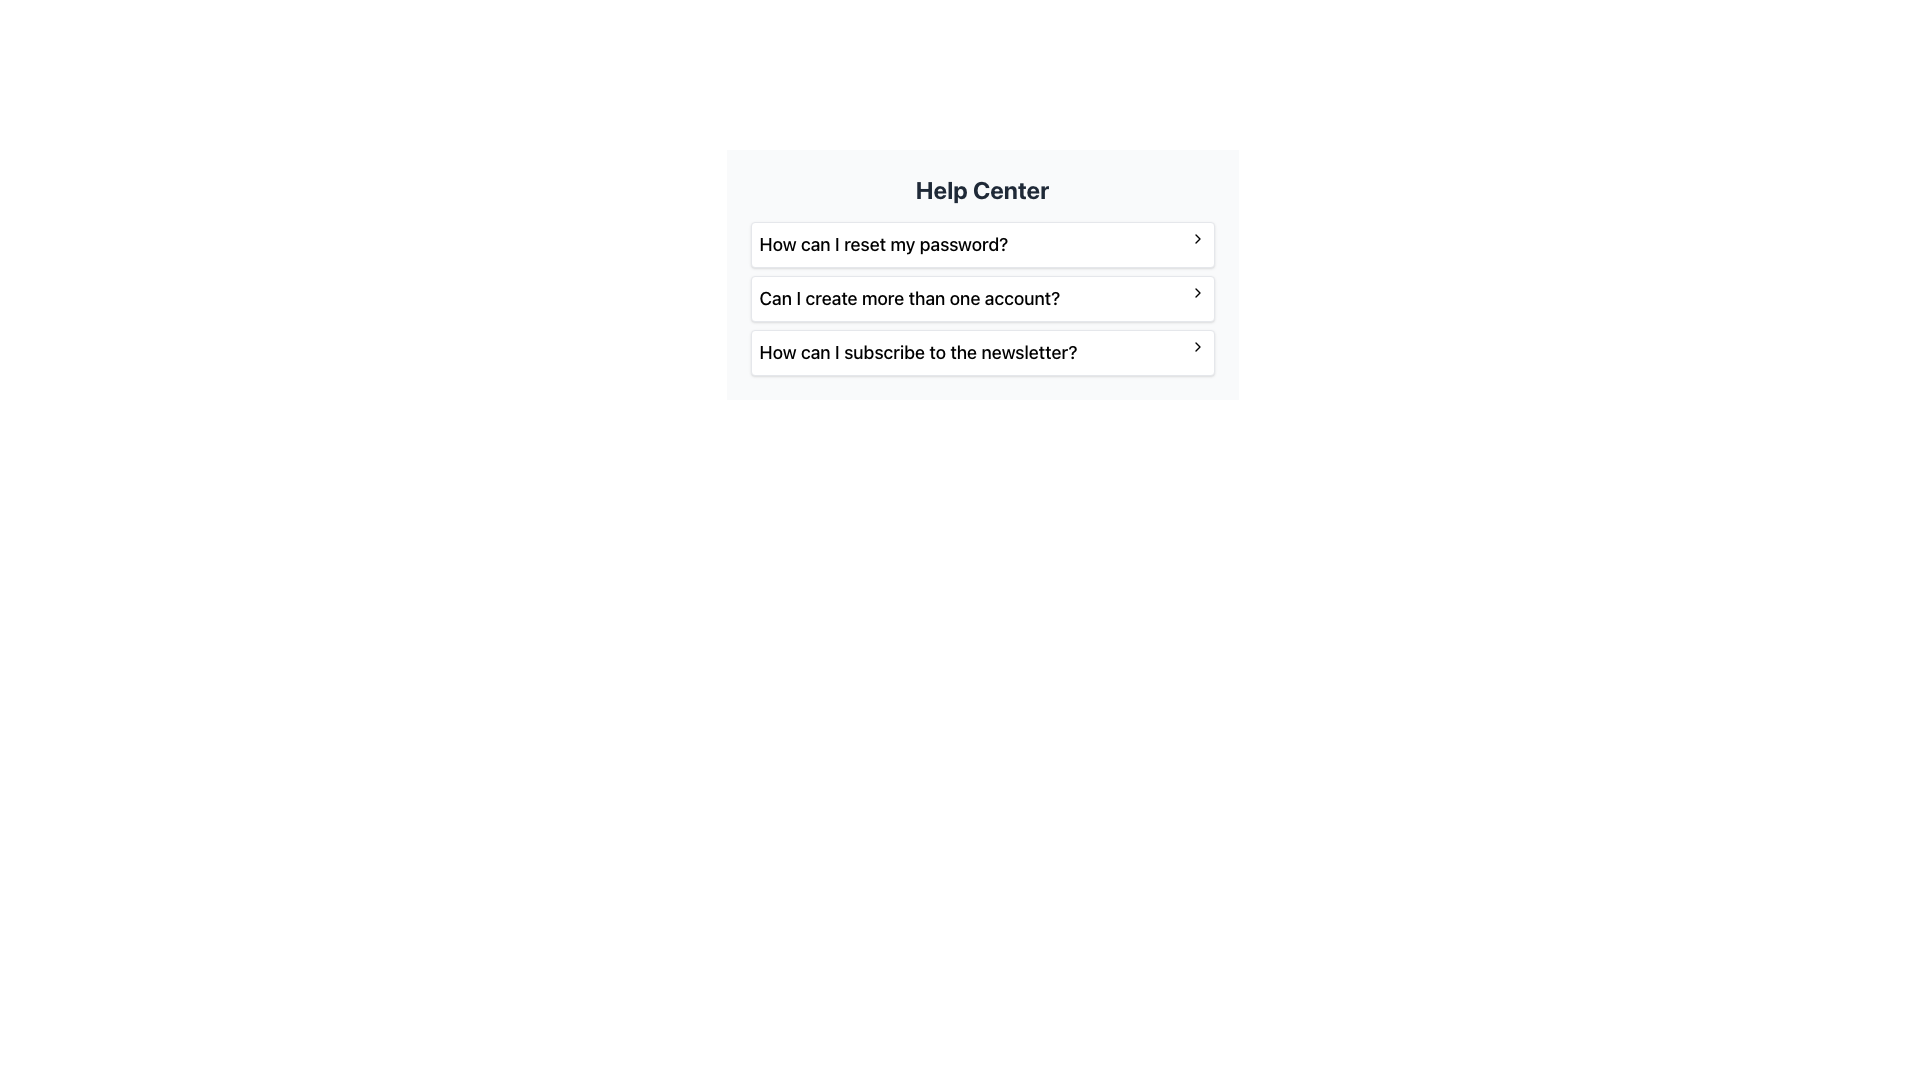 Image resolution: width=1920 pixels, height=1080 pixels. Describe the element at coordinates (982, 299) in the screenshot. I see `one of the questions in the vertical list of clickable items styled as cards with a white background, located below the 'Help Center' heading` at that location.